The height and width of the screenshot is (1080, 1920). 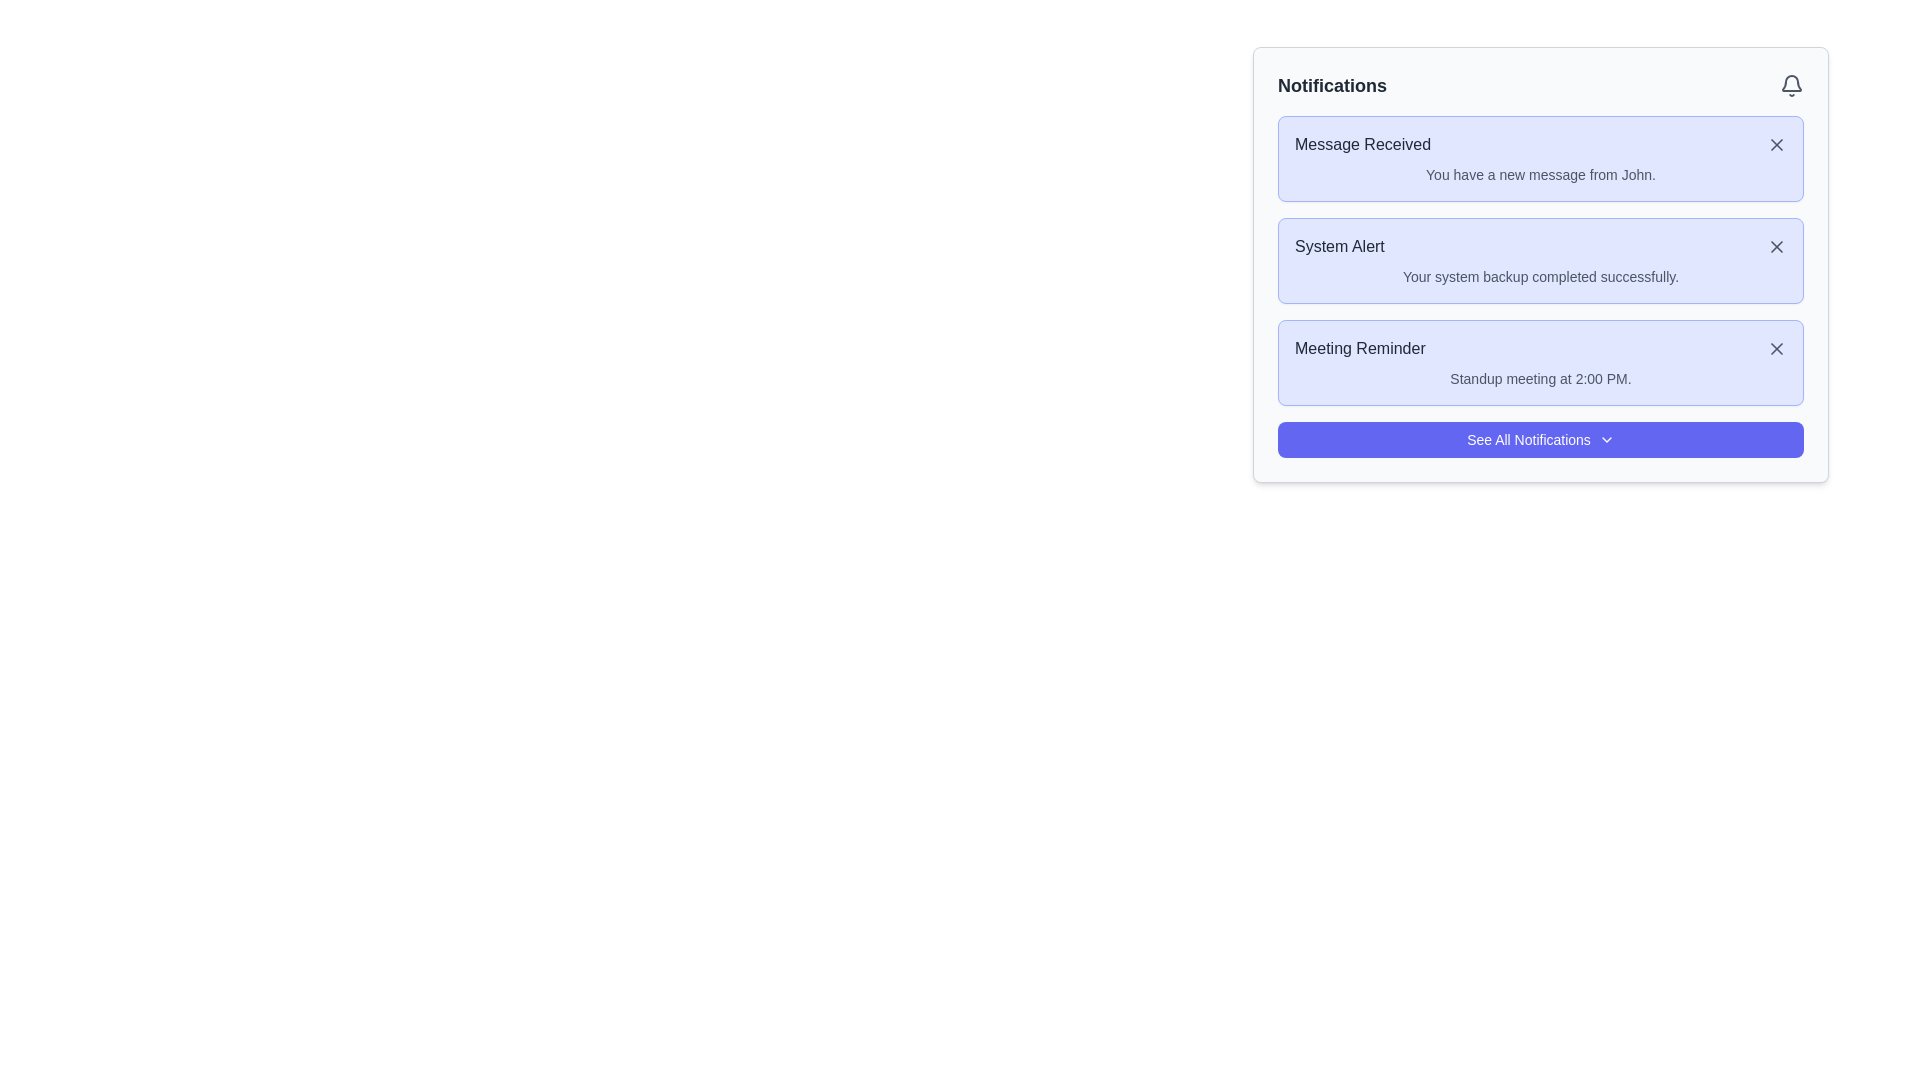 I want to click on the Close button, represented by an 'X' icon within the notification titled 'Meeting Reminder', so click(x=1776, y=347).